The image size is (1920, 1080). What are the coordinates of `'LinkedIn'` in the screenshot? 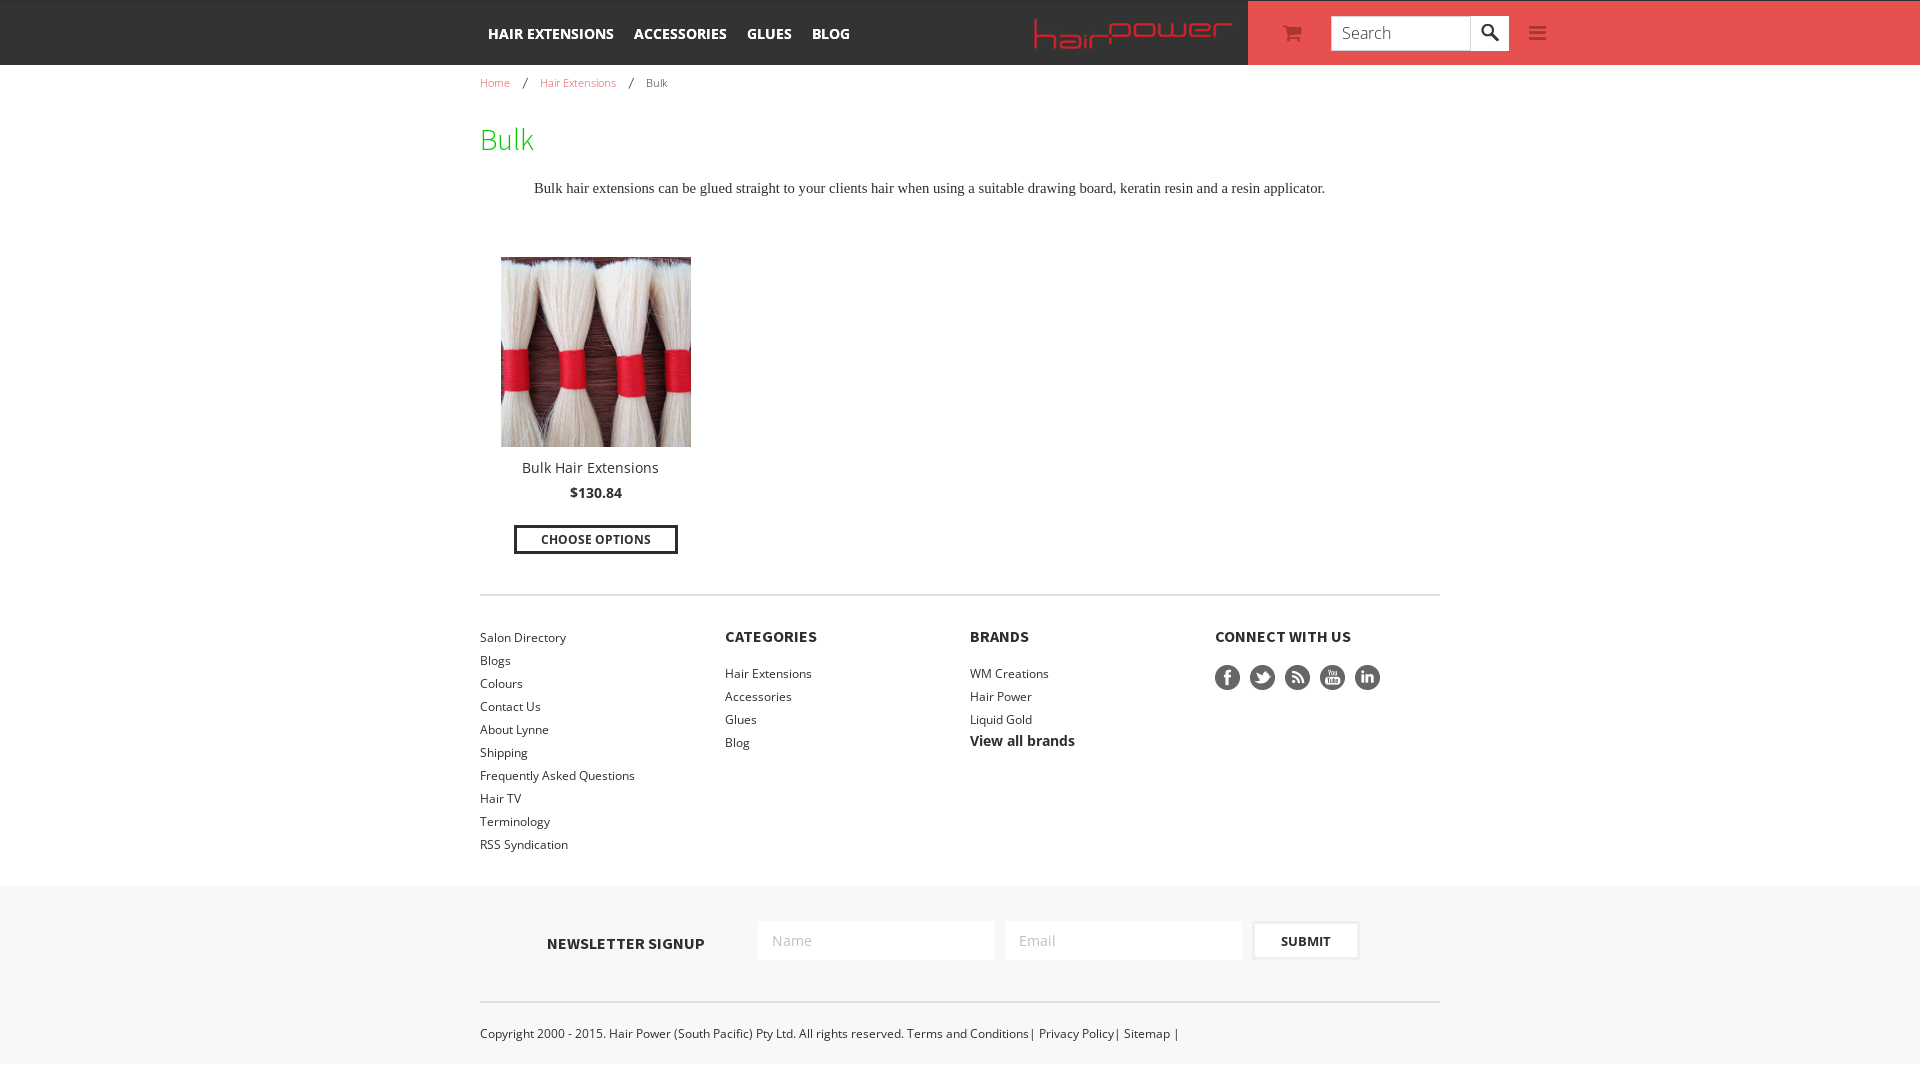 It's located at (1366, 676).